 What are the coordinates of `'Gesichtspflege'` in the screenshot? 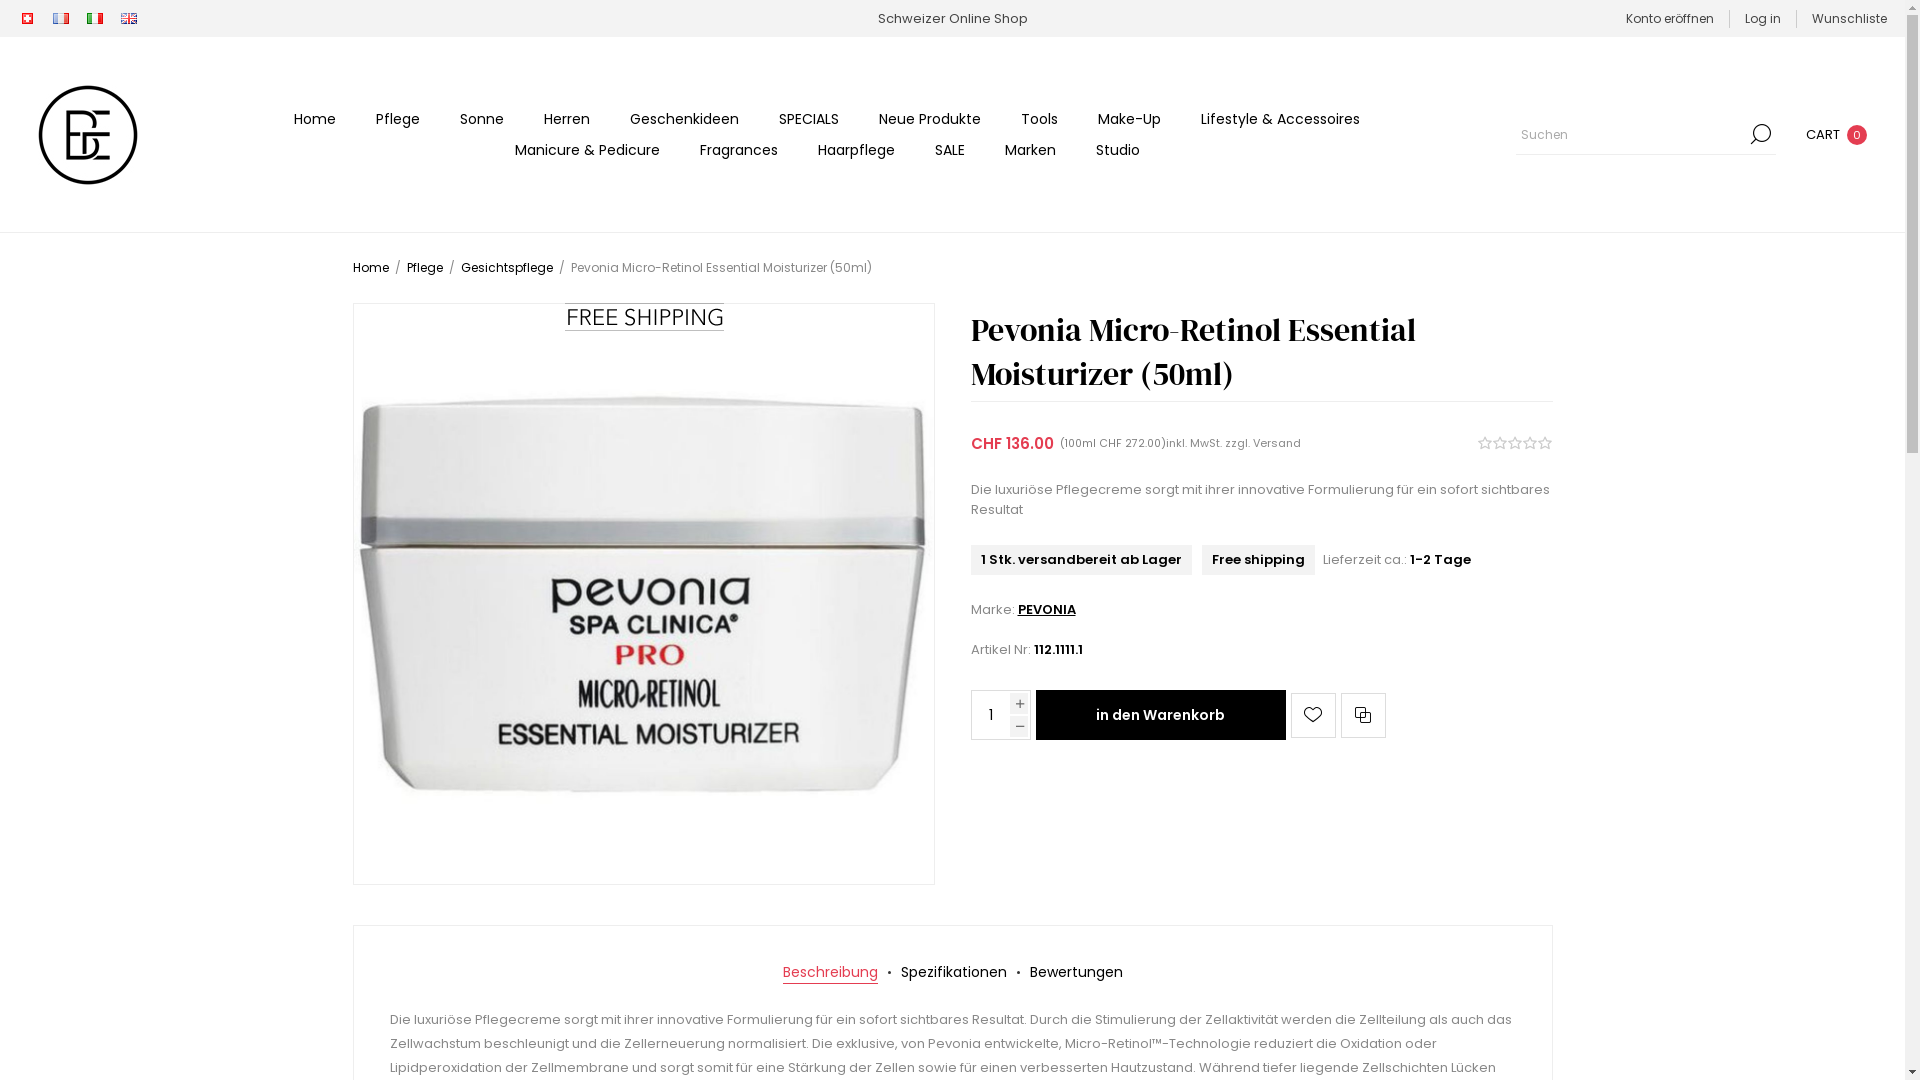 It's located at (505, 266).